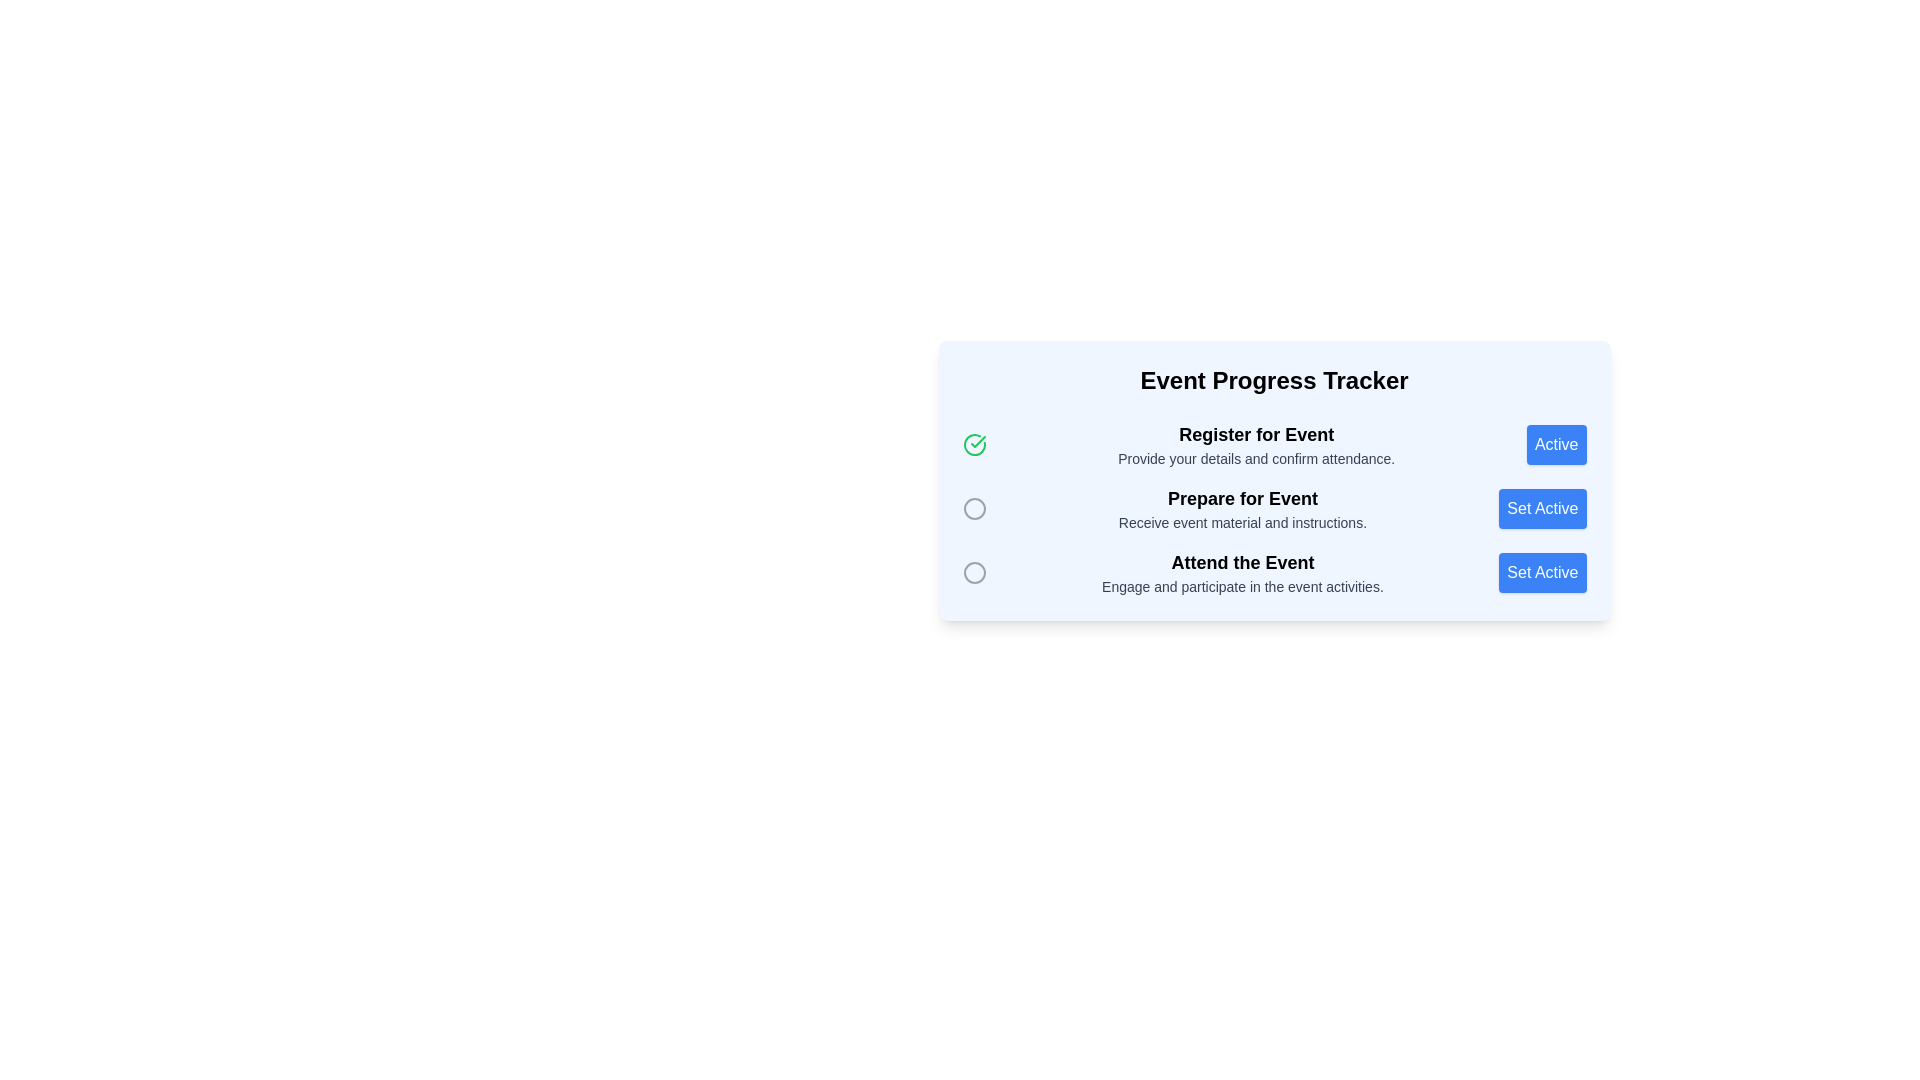 The image size is (1920, 1080). I want to click on the 'Attend the Event' label, which is the third step in the vertical list under the 'Event Progress Tracker' header, so click(1242, 563).